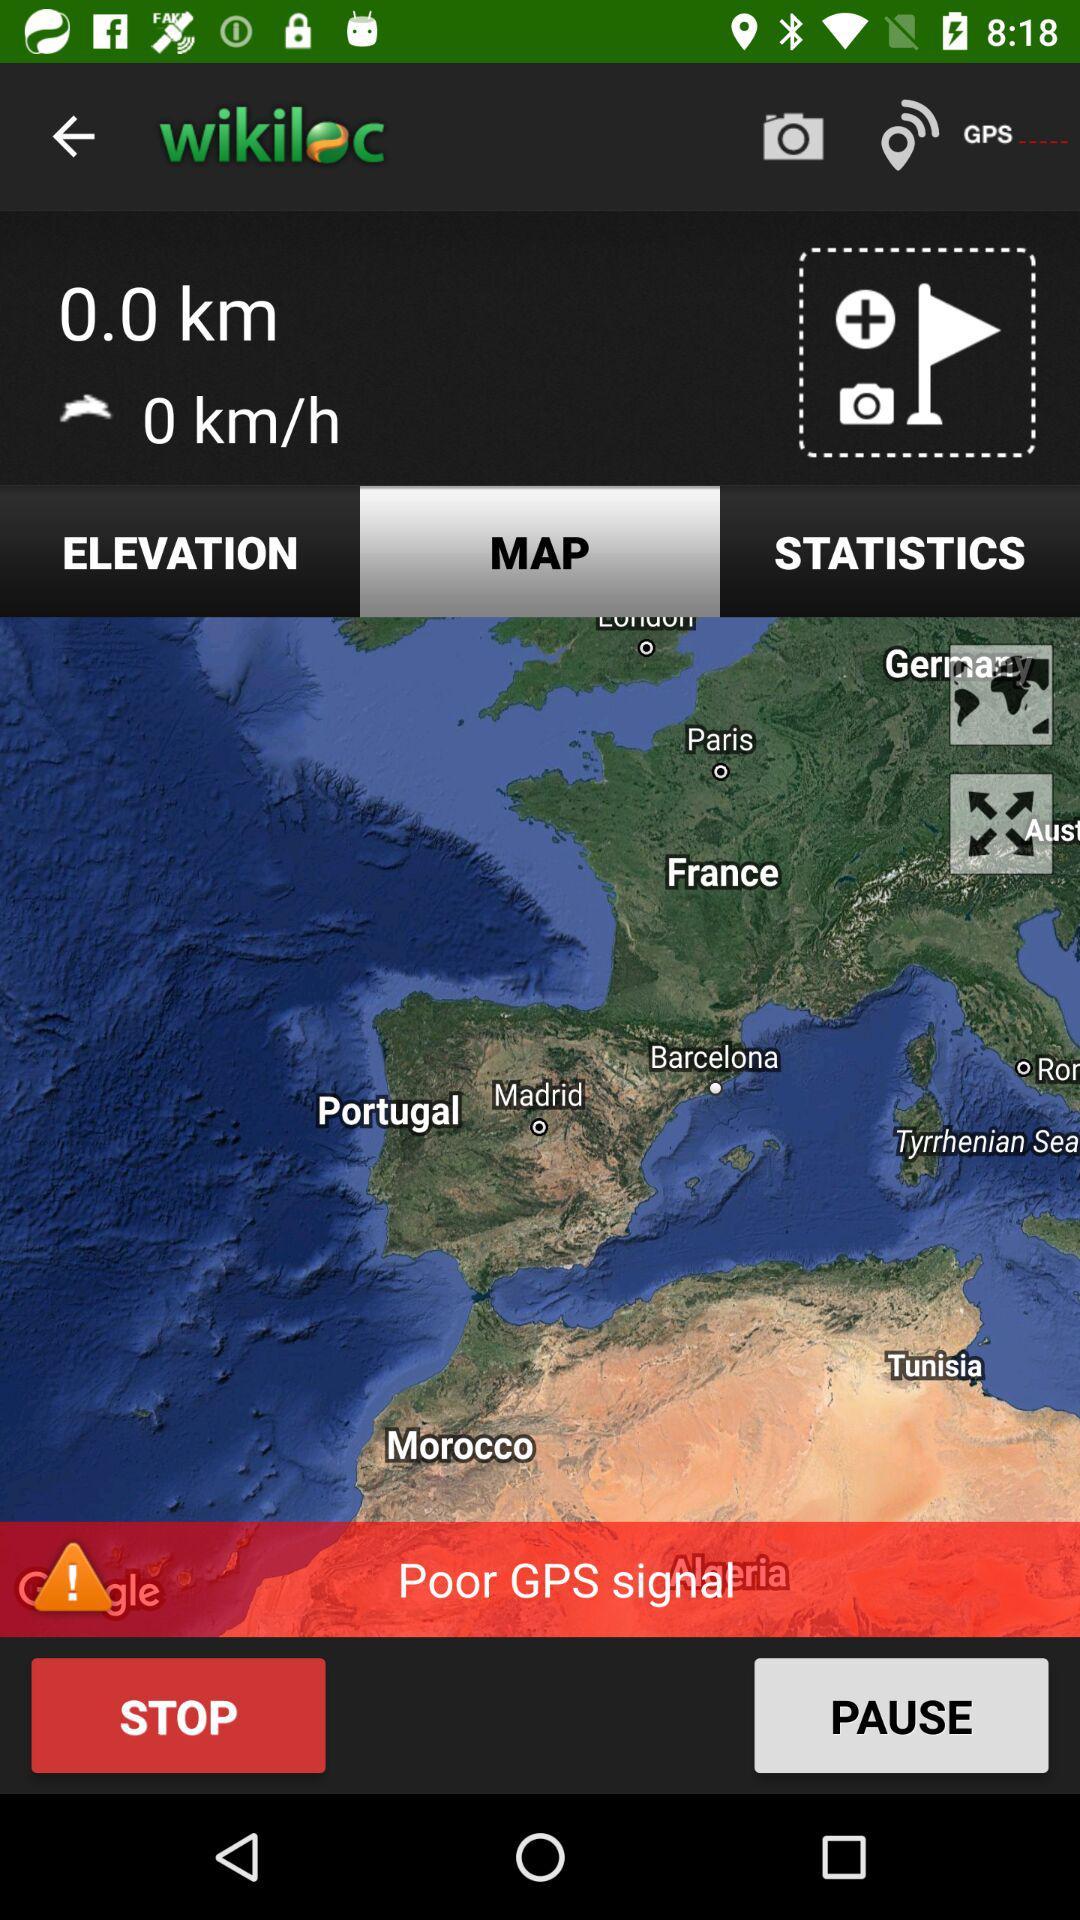 The height and width of the screenshot is (1920, 1080). What do you see at coordinates (540, 1127) in the screenshot?
I see `icon below elevation icon` at bounding box center [540, 1127].